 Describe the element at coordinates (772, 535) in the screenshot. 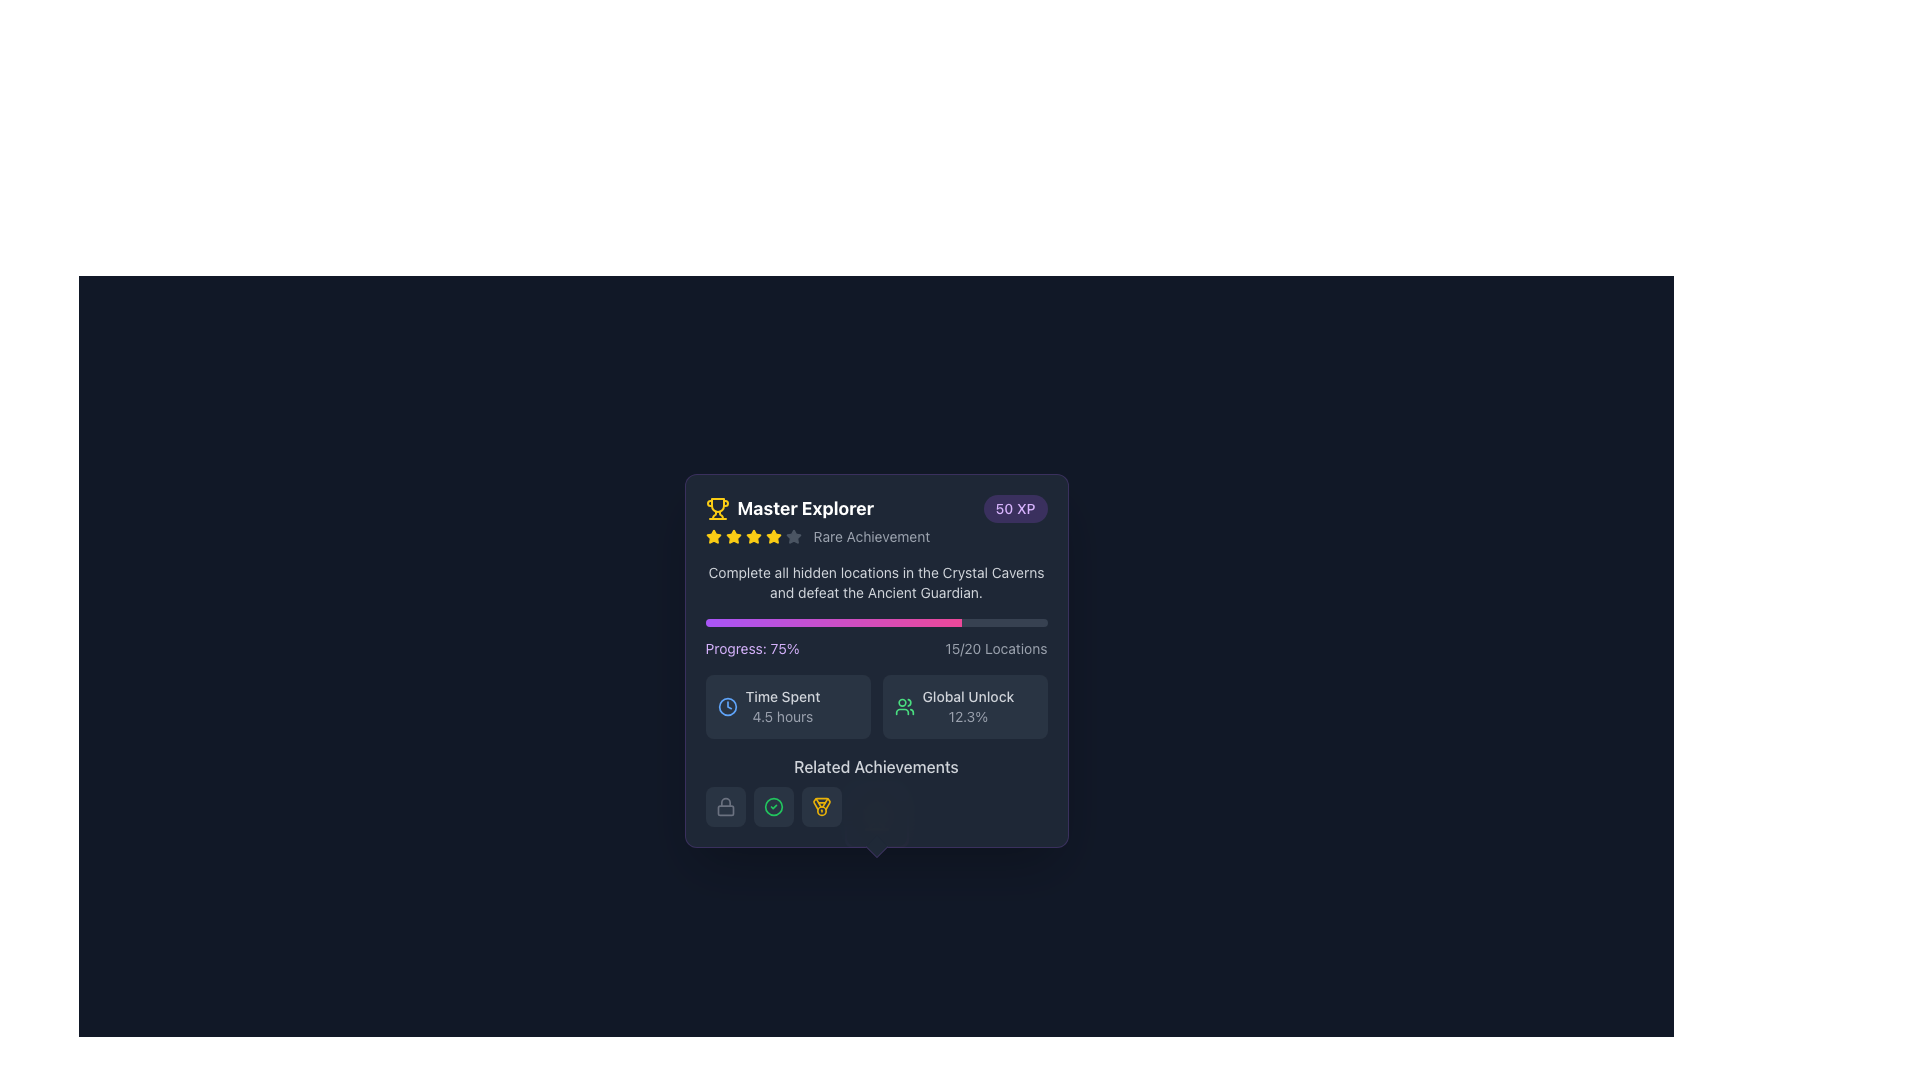

I see `the yellow star icon, which is the sixth icon in a horizontal row under the 'Master Explorer' heading, positioned between the fifth yellow star and the gray outlined star` at that location.